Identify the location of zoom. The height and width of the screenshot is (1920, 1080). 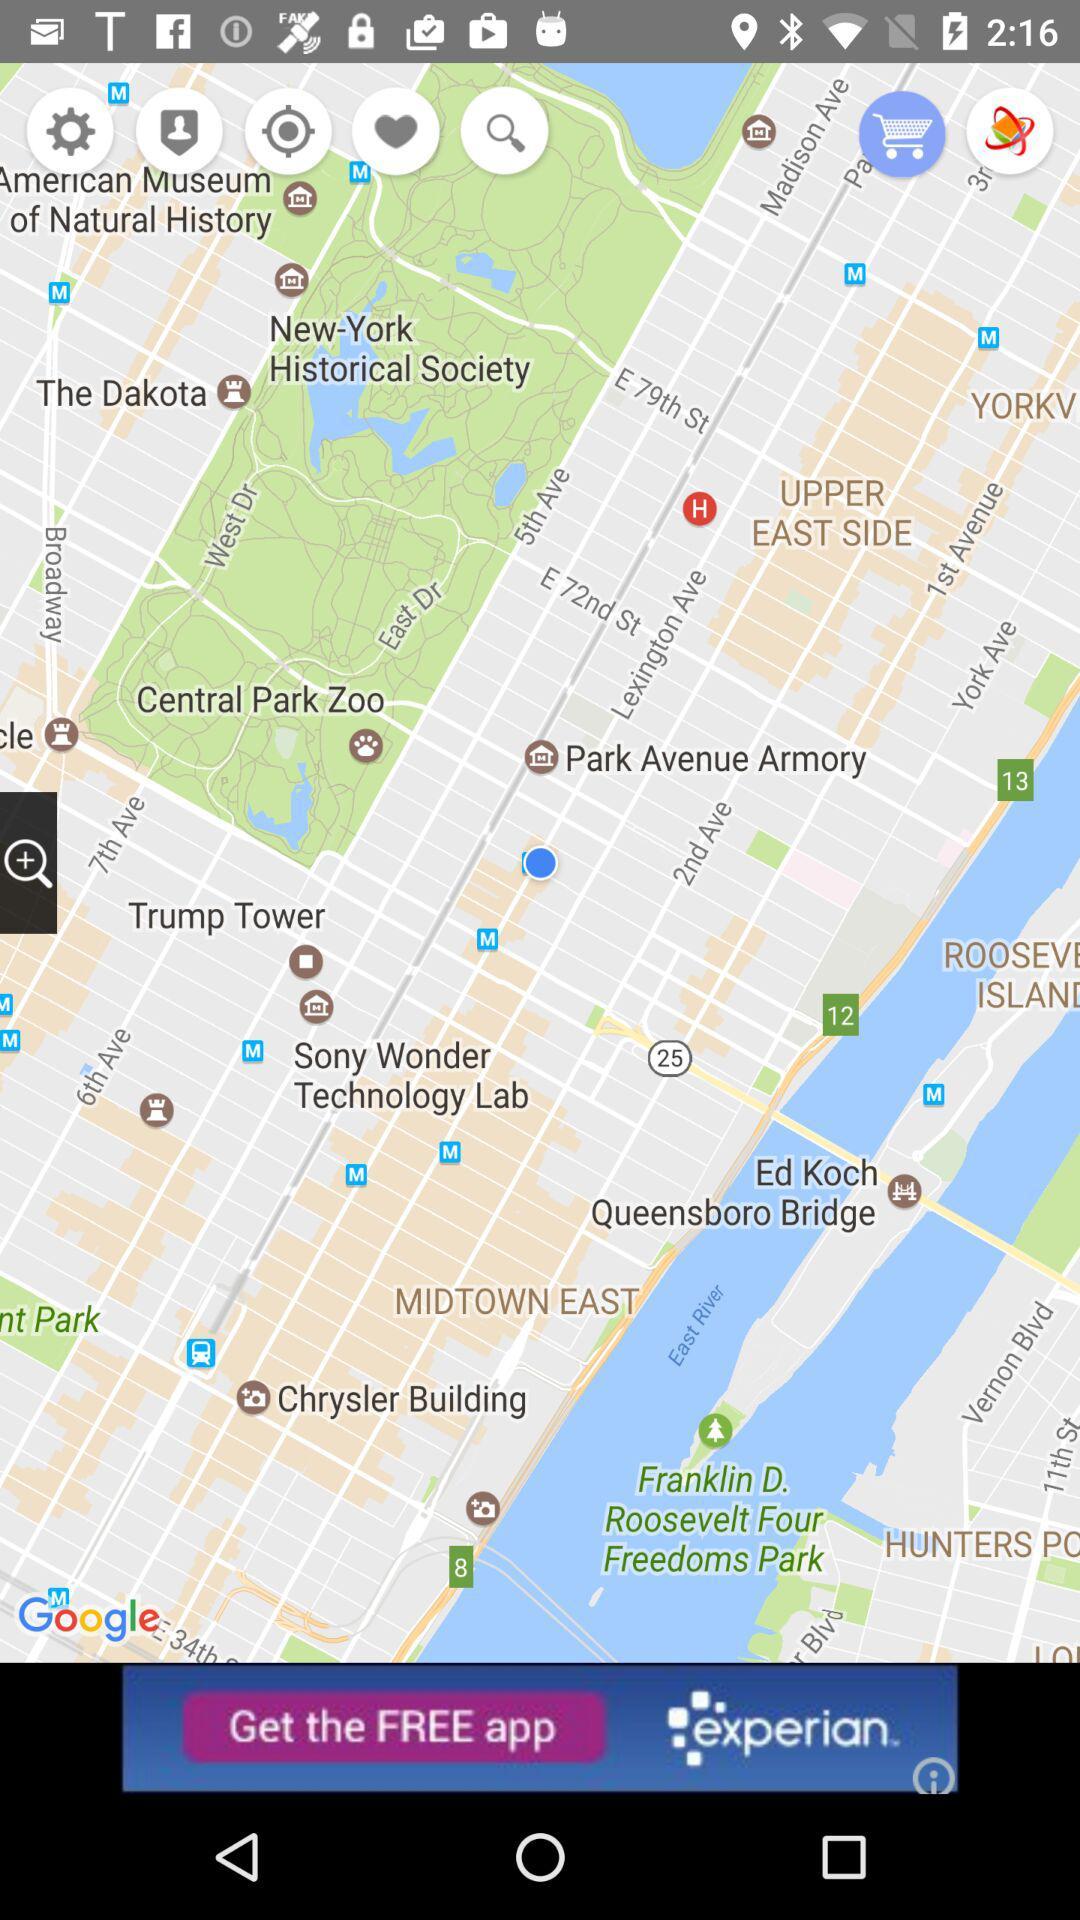
(28, 862).